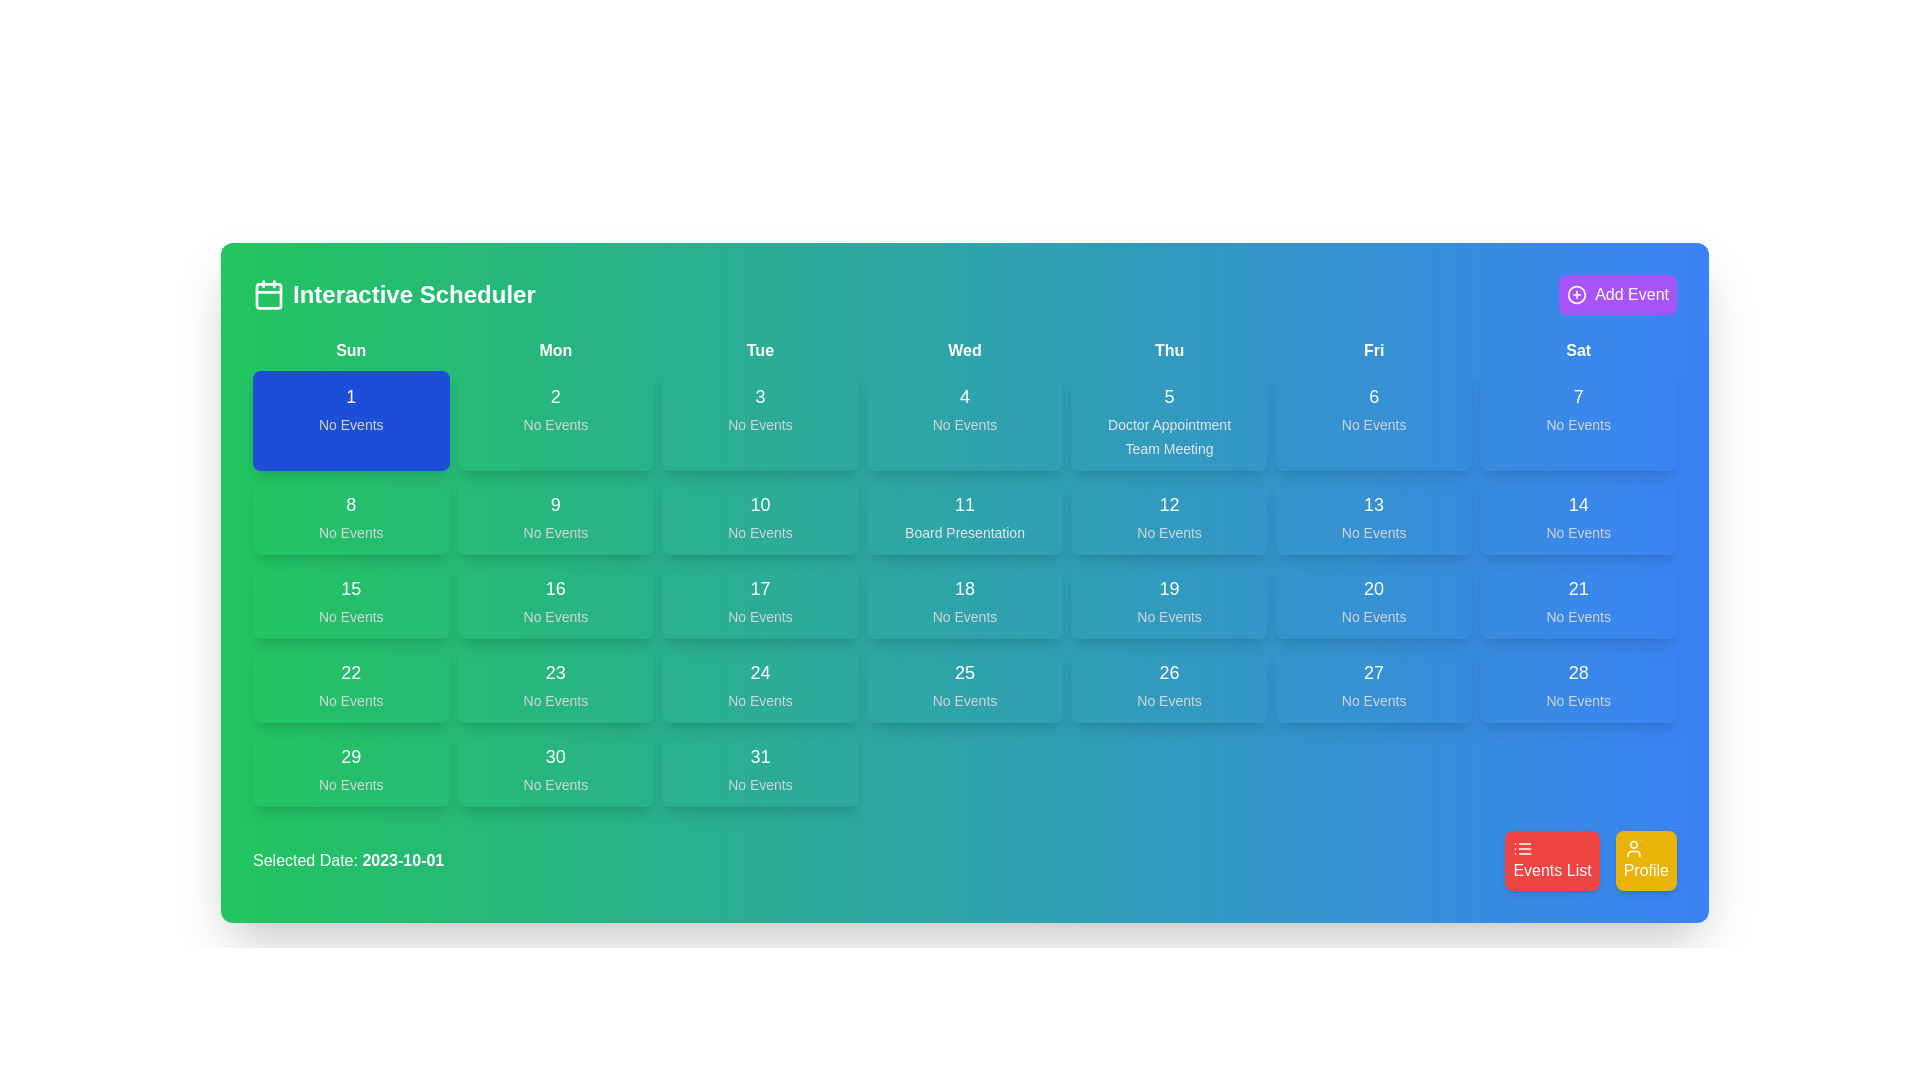 The height and width of the screenshot is (1080, 1920). Describe the element at coordinates (1577, 423) in the screenshot. I see `the status indicator Text Label that displays 'no events scheduled' for the date '7', located in the sixth column (Saturday) of the calendar grid, directly below the text '7'` at that location.